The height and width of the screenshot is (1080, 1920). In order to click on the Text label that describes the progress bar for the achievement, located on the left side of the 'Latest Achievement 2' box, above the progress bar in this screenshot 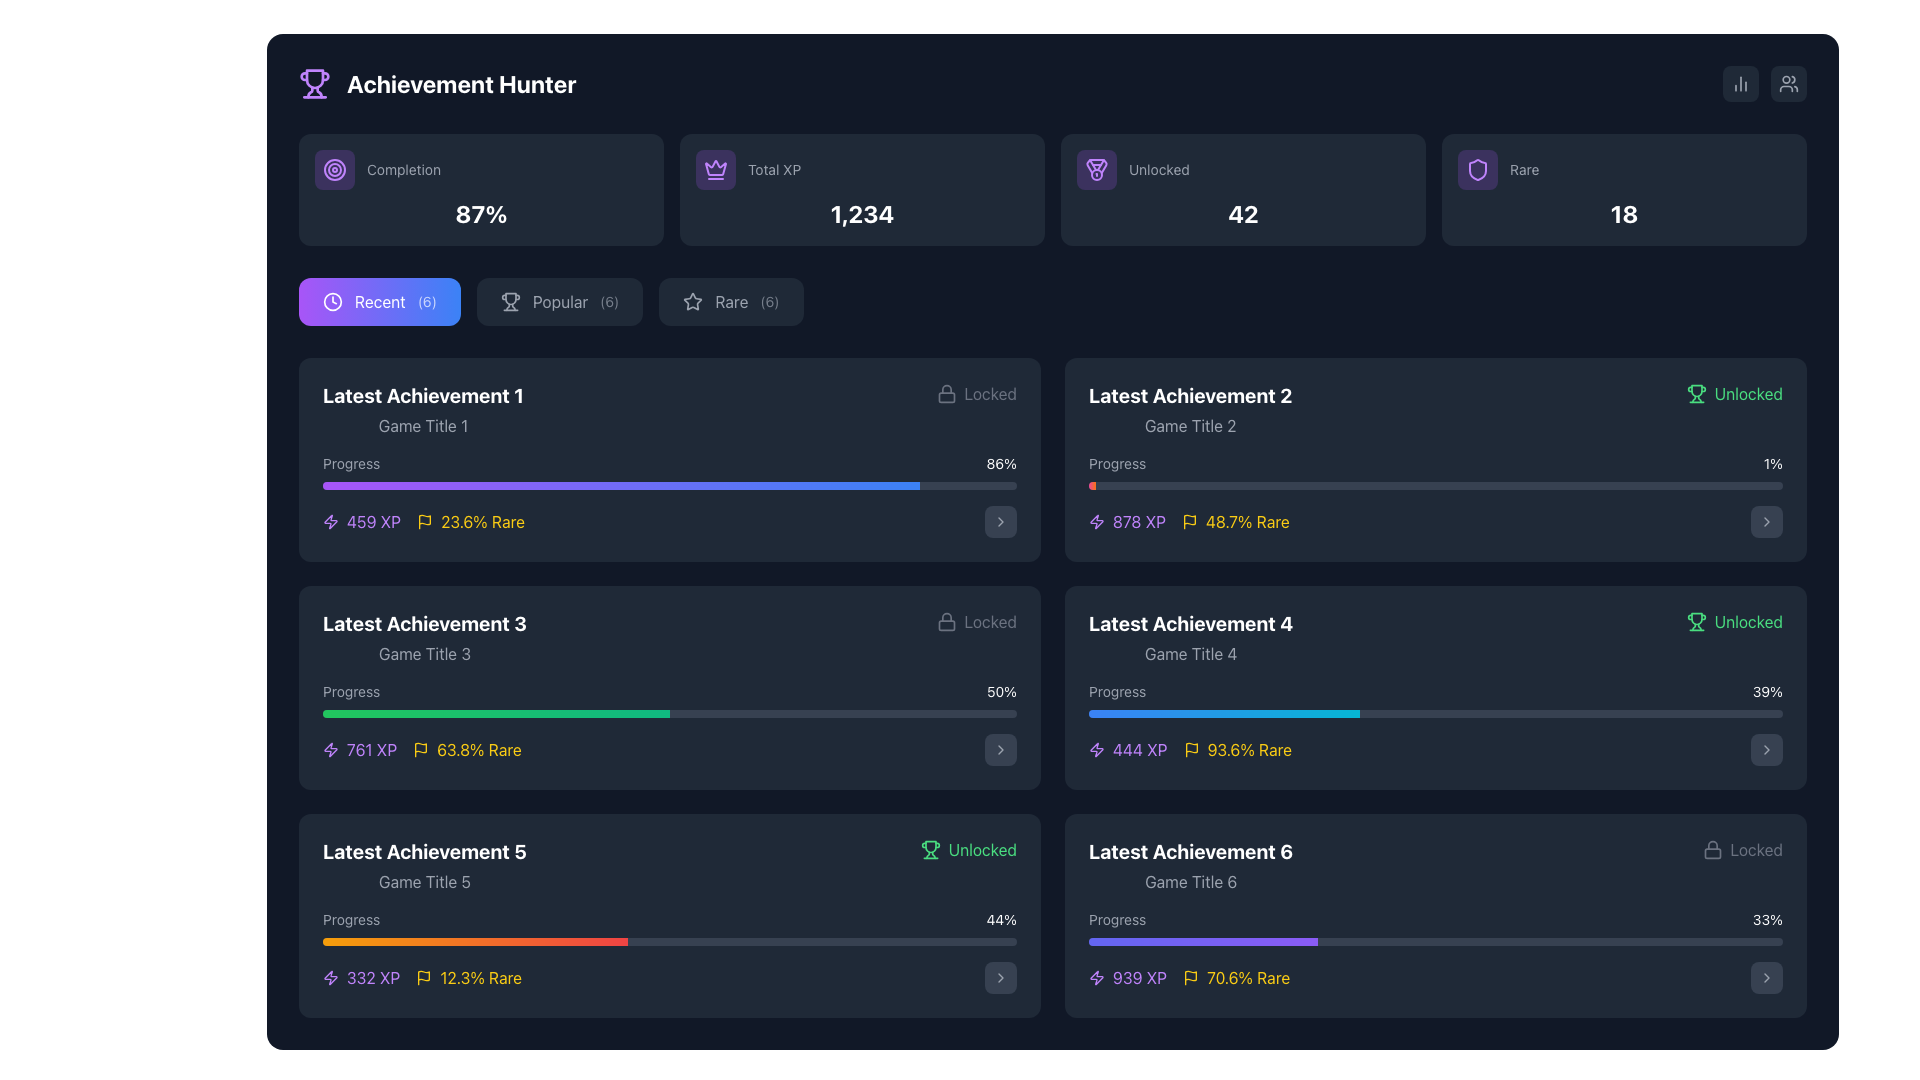, I will do `click(1116, 463)`.